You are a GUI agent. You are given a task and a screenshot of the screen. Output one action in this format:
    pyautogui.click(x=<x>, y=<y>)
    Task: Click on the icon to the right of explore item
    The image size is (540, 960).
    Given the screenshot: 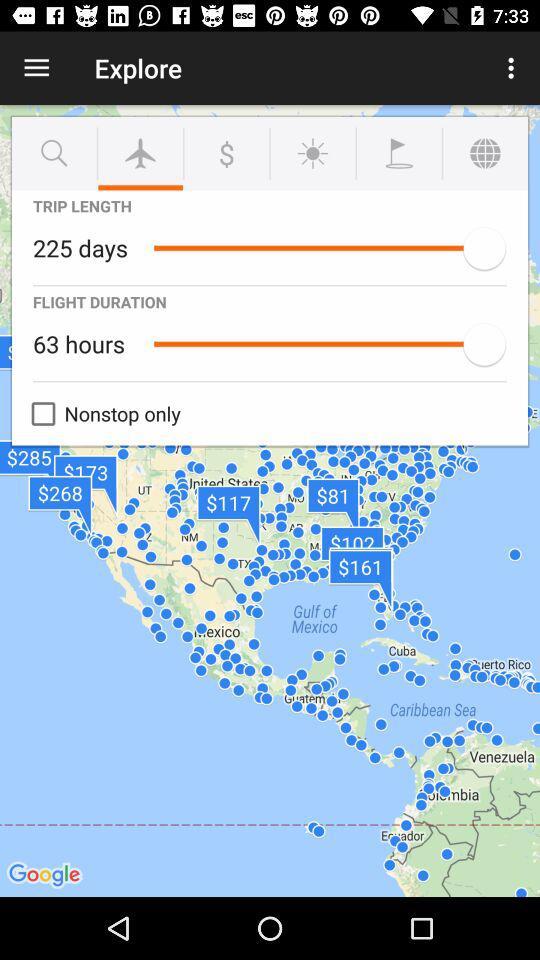 What is the action you would take?
    pyautogui.click(x=513, y=68)
    